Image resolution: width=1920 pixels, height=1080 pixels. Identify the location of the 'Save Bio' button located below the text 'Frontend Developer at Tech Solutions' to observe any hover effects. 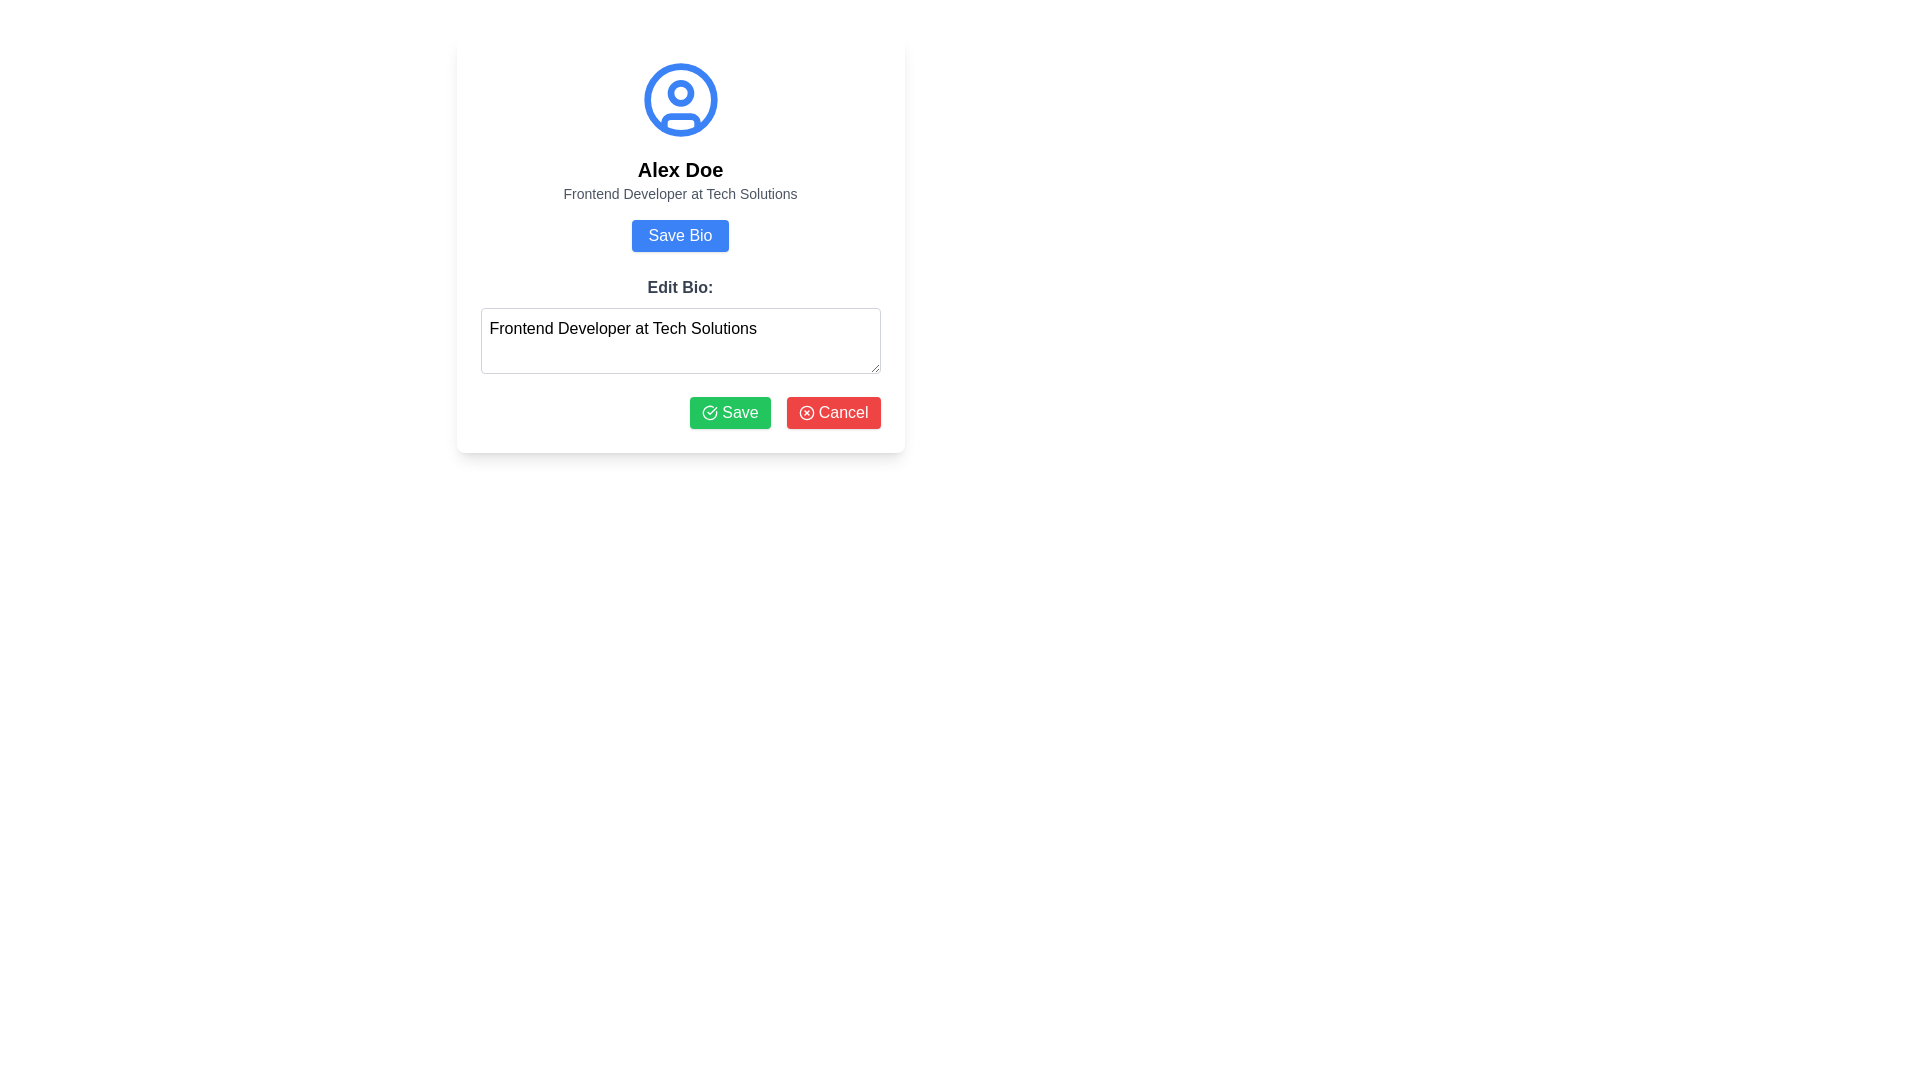
(680, 234).